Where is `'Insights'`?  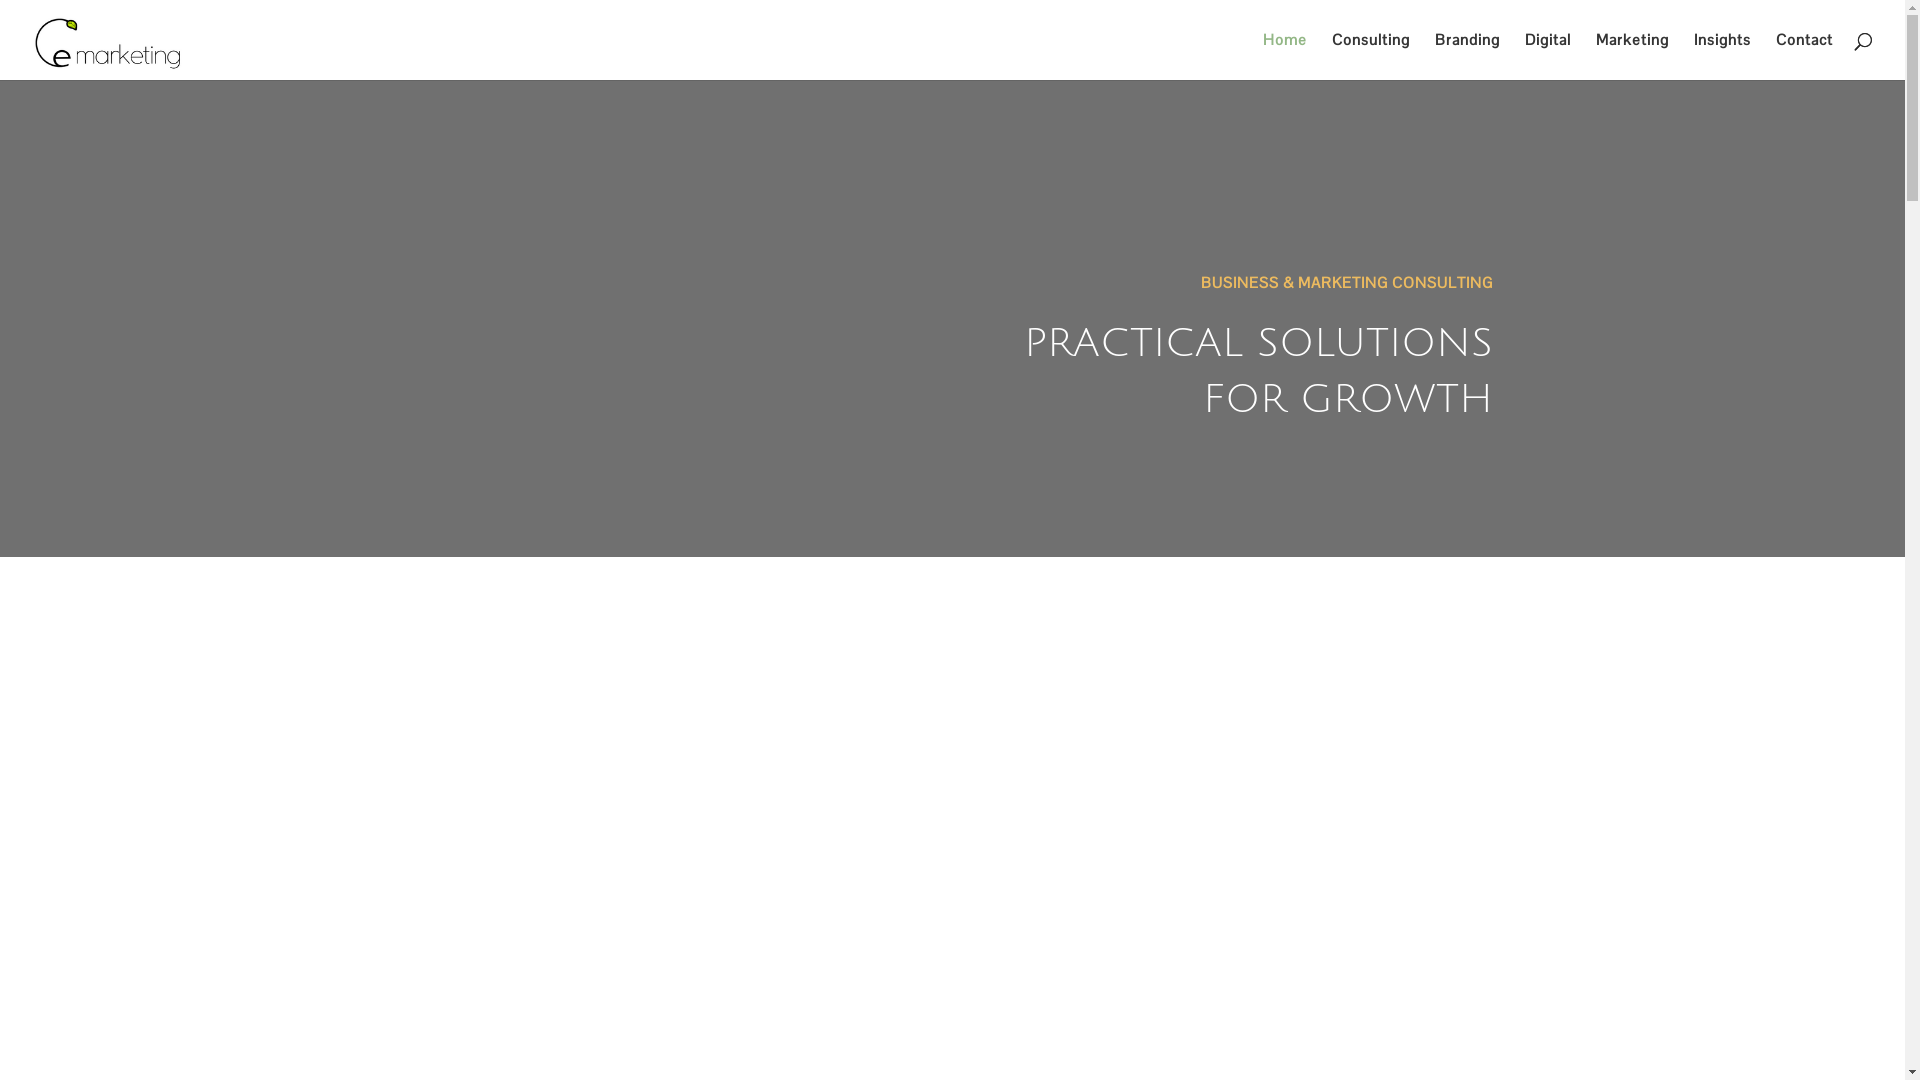 'Insights' is located at coordinates (1721, 55).